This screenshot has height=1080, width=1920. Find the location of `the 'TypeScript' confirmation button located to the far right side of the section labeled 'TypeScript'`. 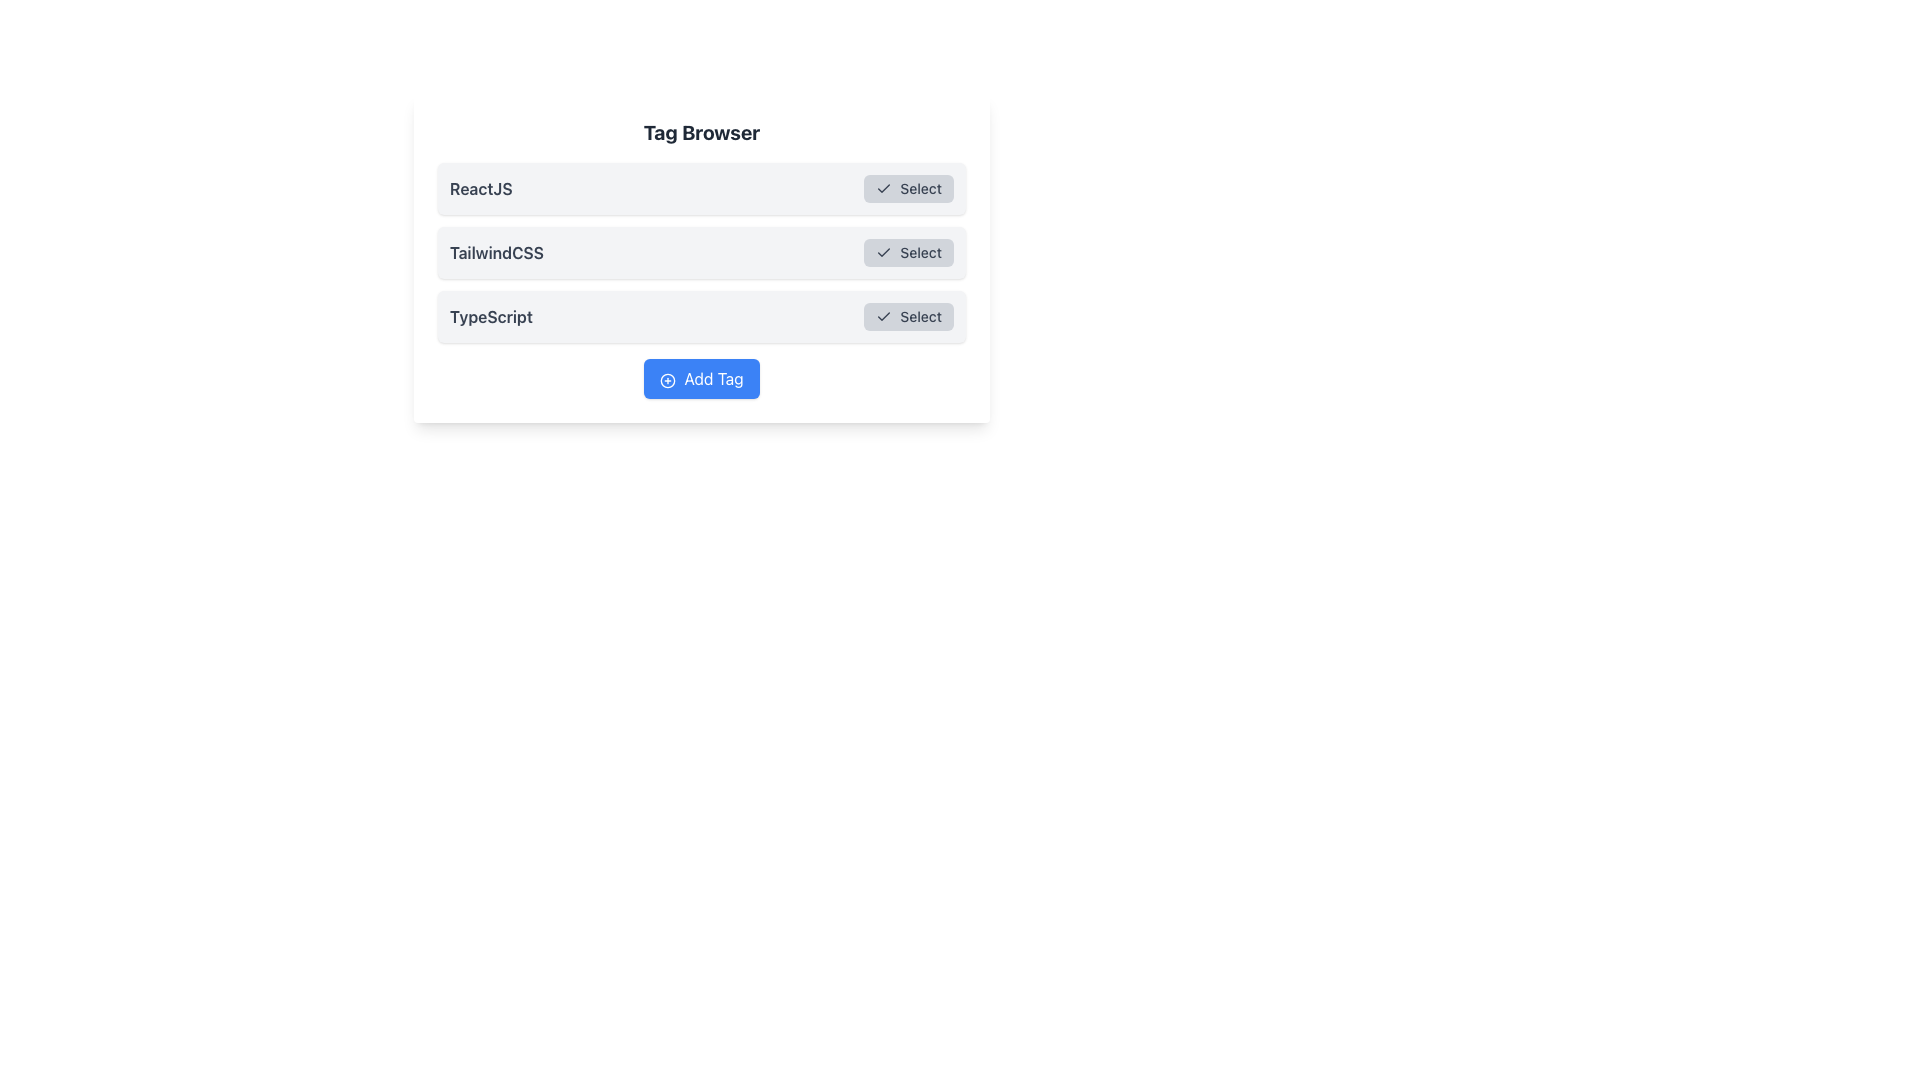

the 'TypeScript' confirmation button located to the far right side of the section labeled 'TypeScript' is located at coordinates (908, 315).